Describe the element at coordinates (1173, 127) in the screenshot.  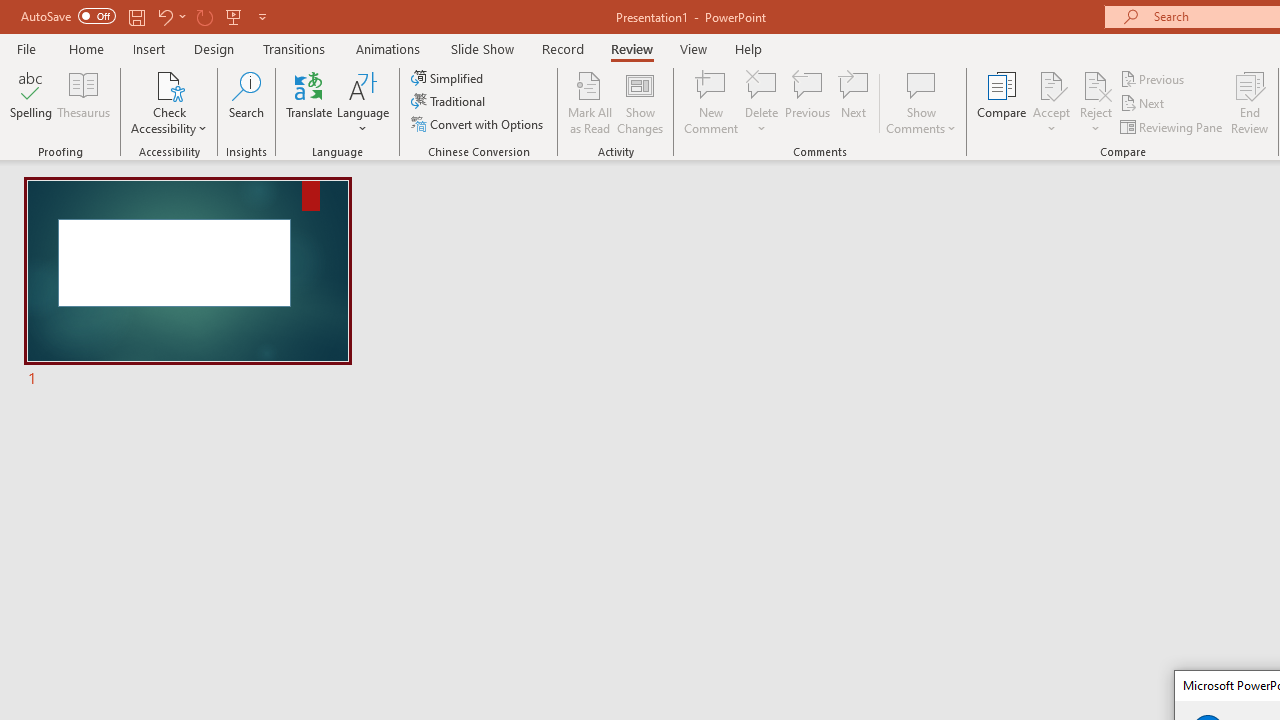
I see `'Reviewing Pane'` at that location.